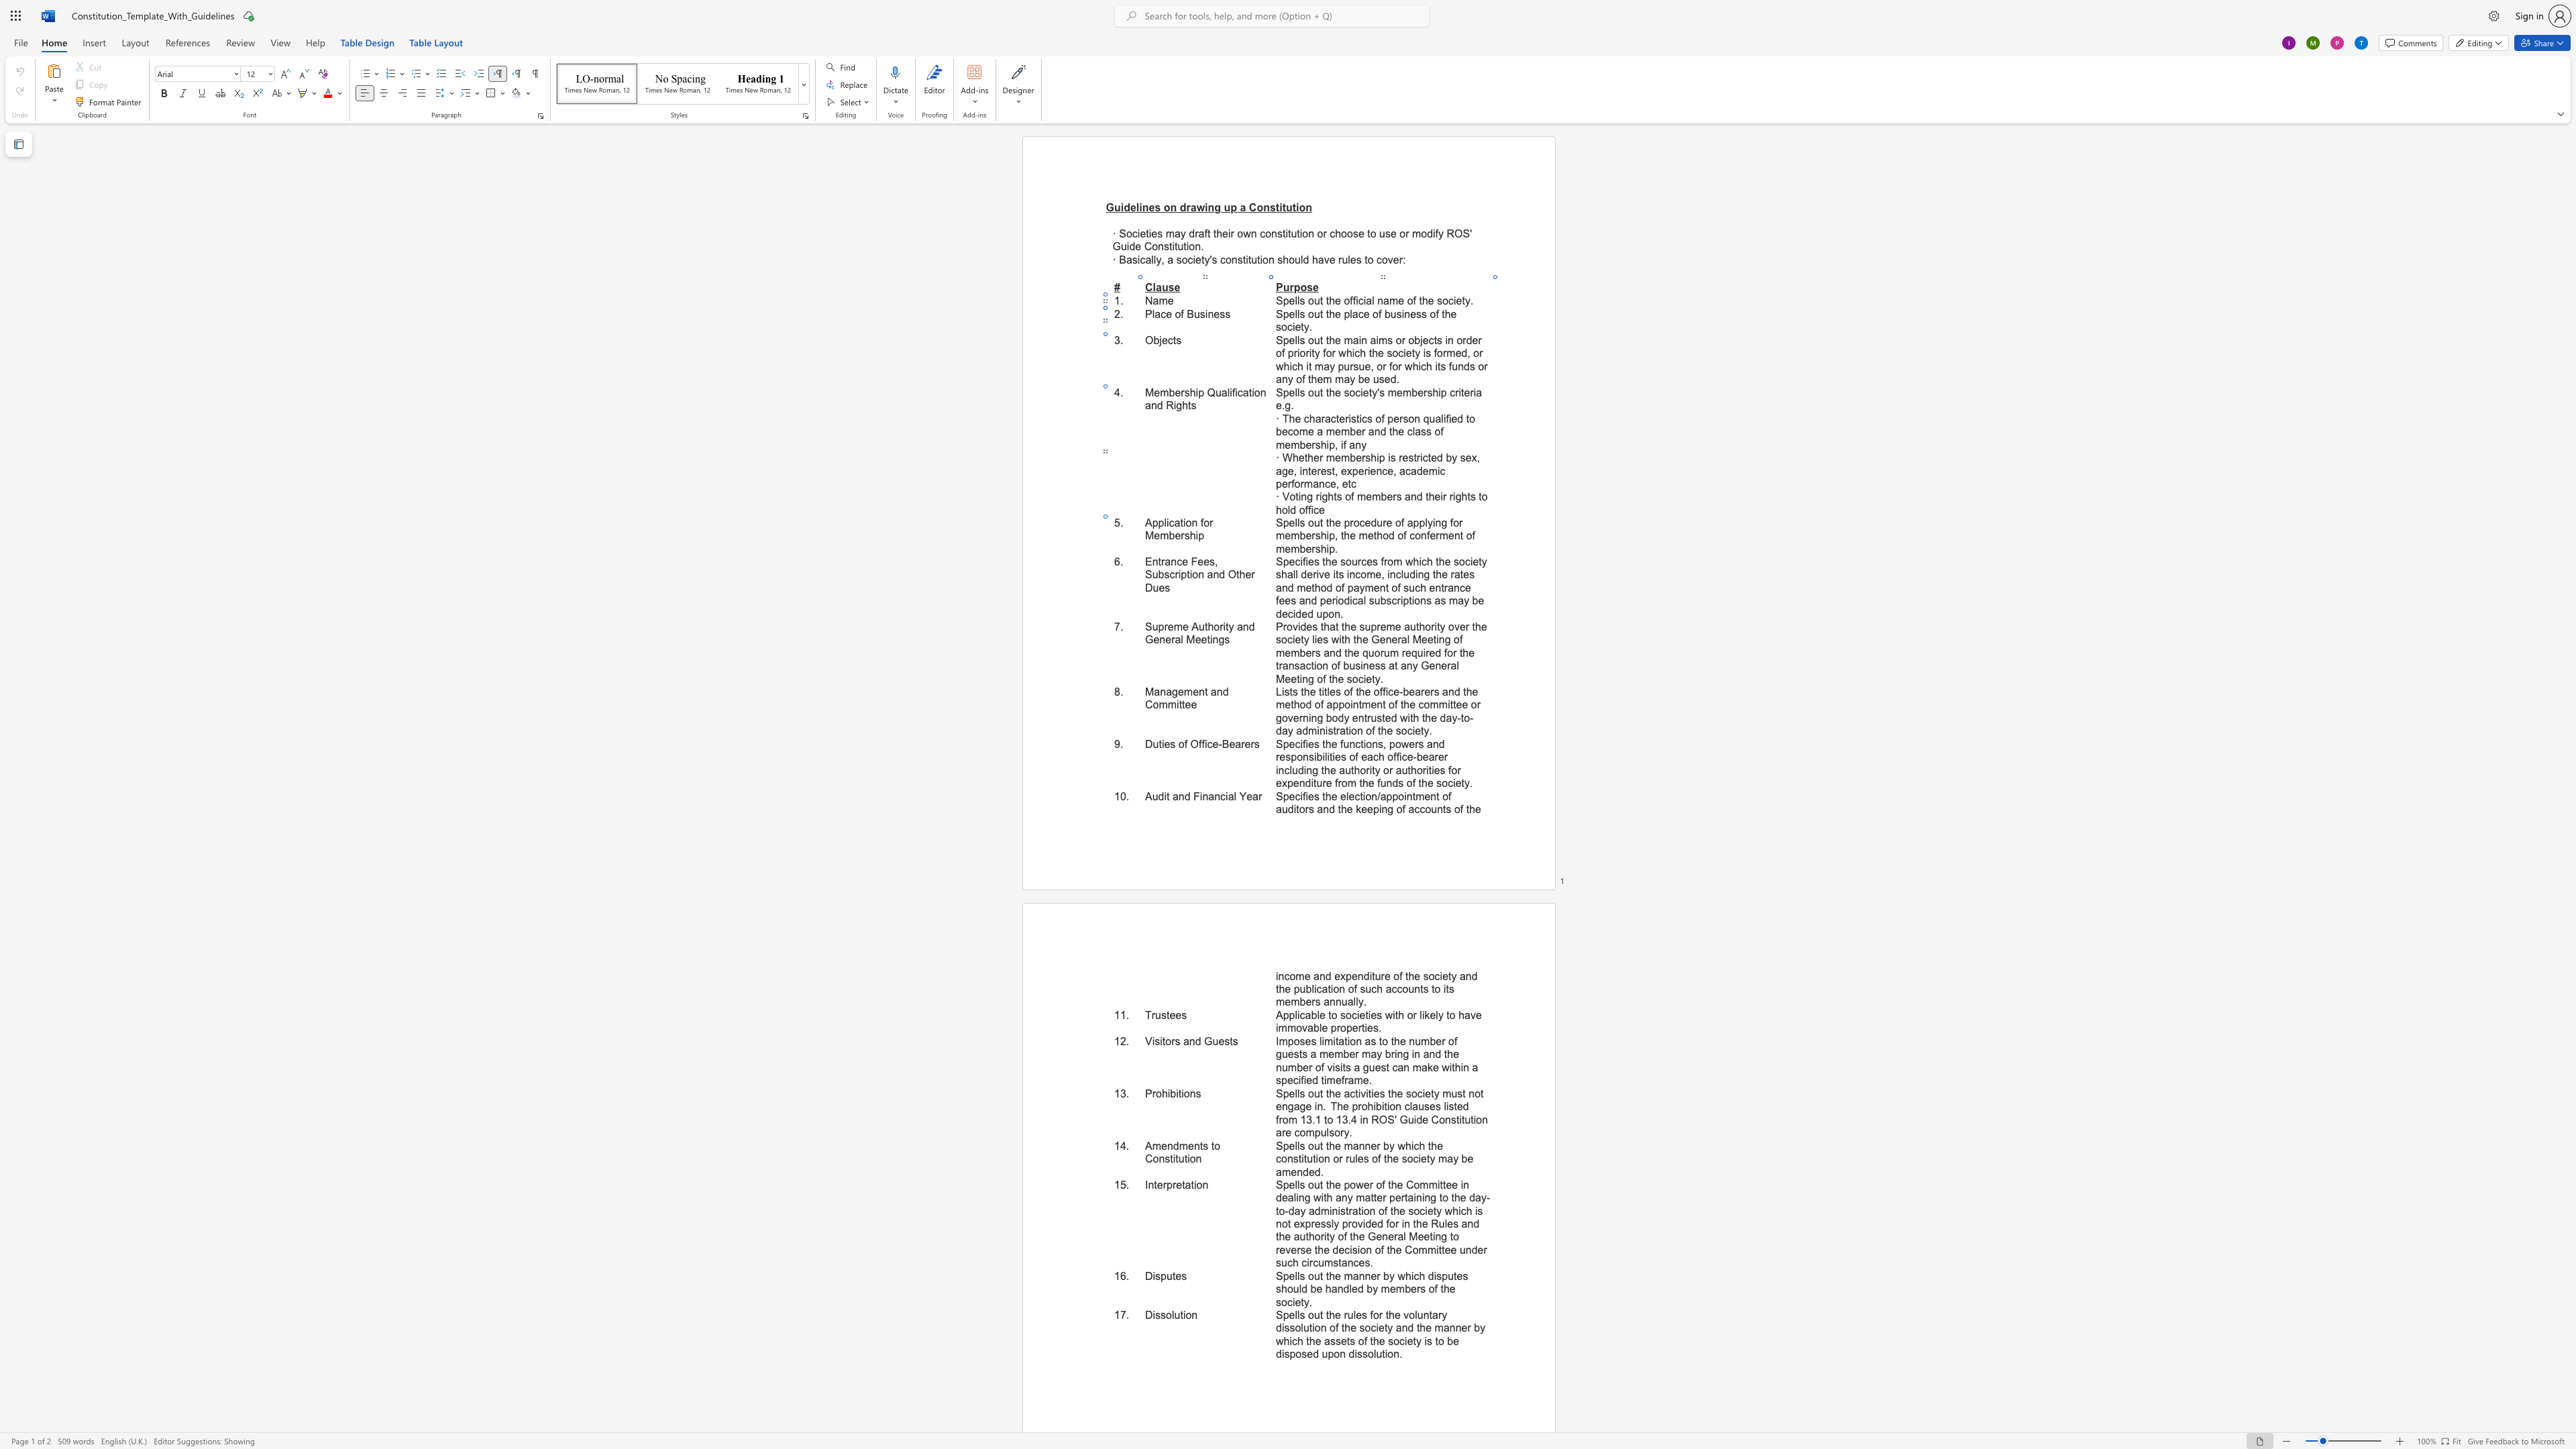  Describe the element at coordinates (1461, 535) in the screenshot. I see `the 5th character "t" in the text` at that location.